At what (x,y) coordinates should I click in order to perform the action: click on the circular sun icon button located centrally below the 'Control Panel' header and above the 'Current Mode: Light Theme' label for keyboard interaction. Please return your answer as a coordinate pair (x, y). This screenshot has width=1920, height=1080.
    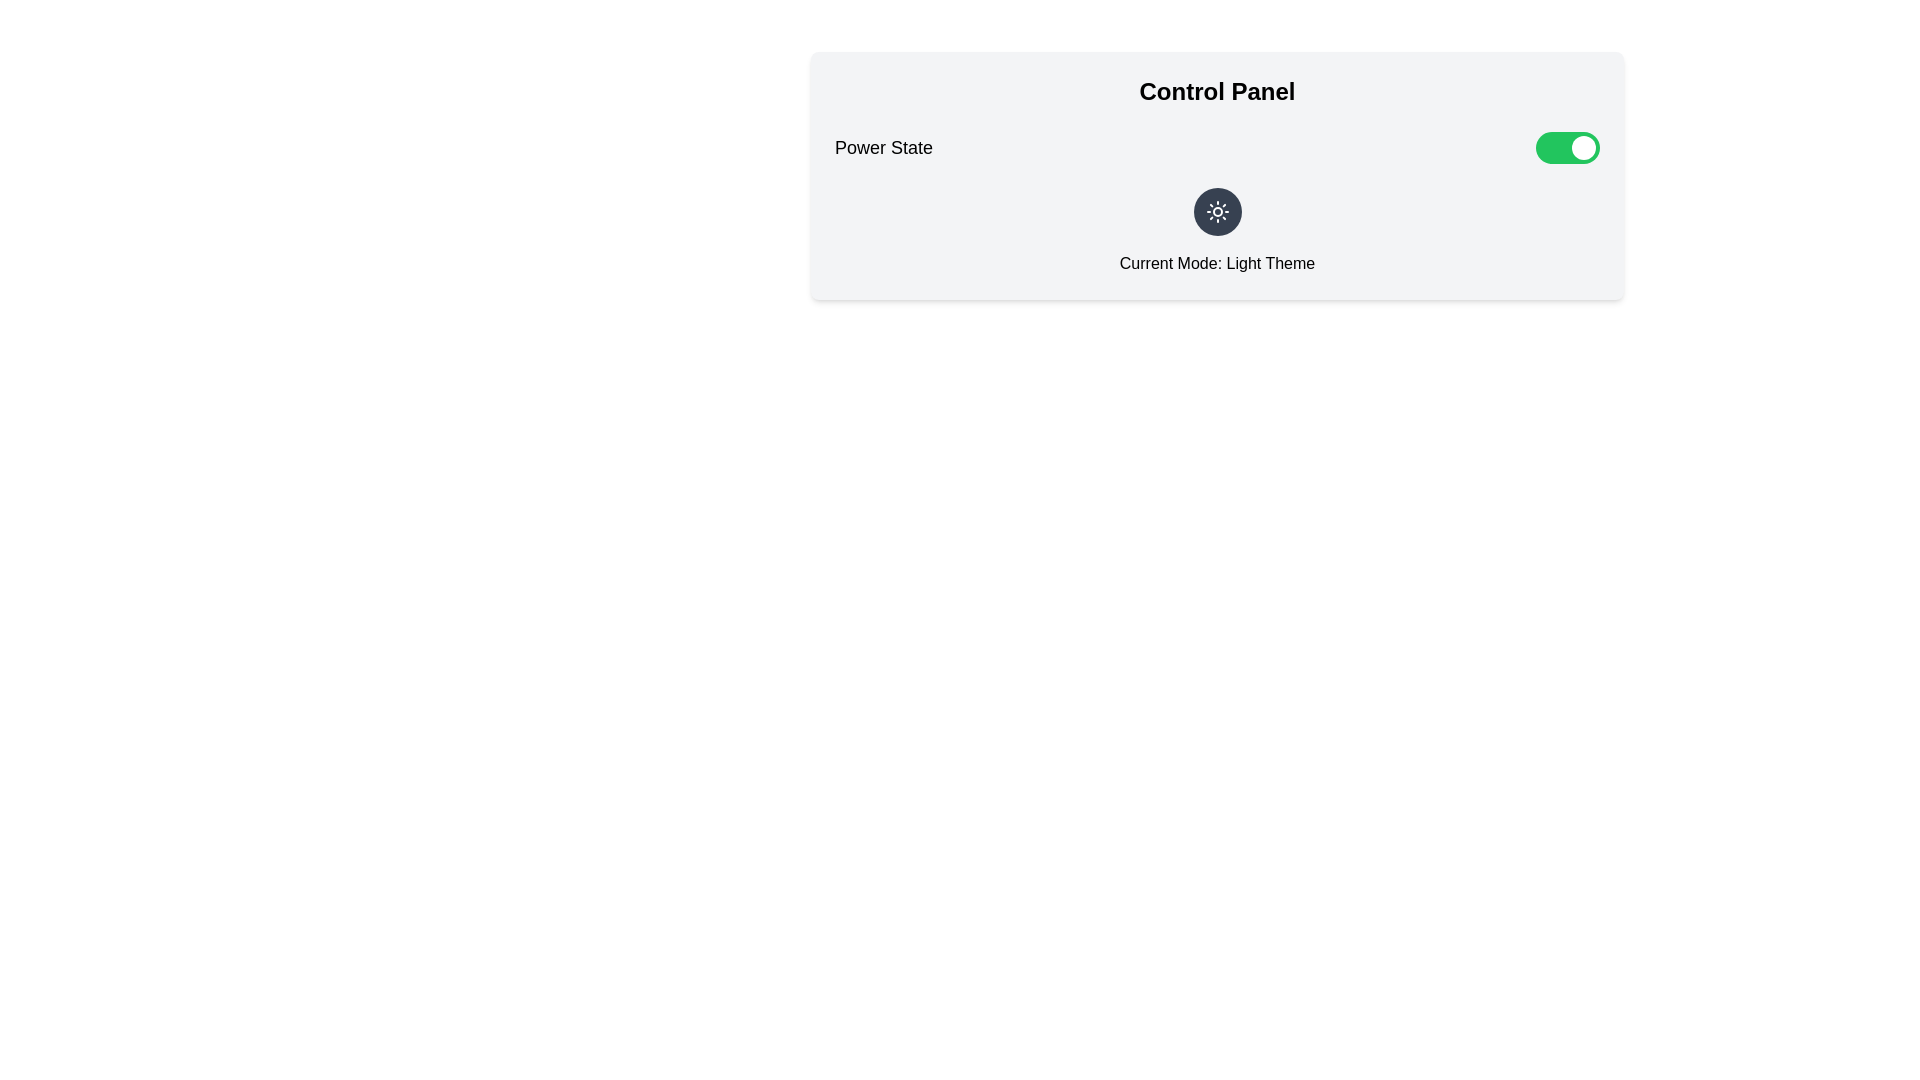
    Looking at the image, I should click on (1216, 212).